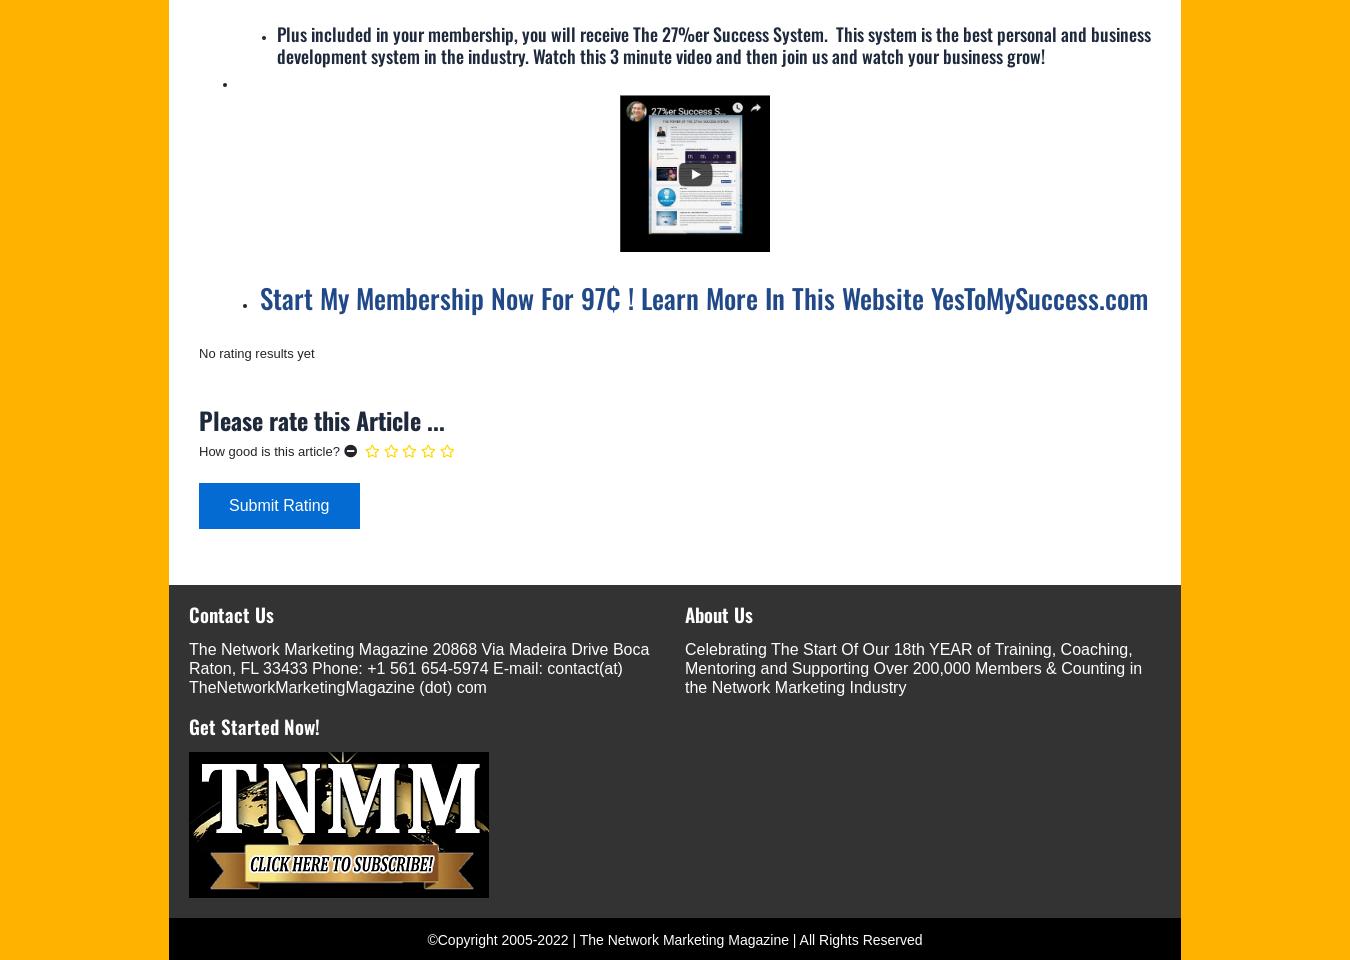 Image resolution: width=1350 pixels, height=960 pixels. What do you see at coordinates (189, 725) in the screenshot?
I see `'Get Started Now!'` at bounding box center [189, 725].